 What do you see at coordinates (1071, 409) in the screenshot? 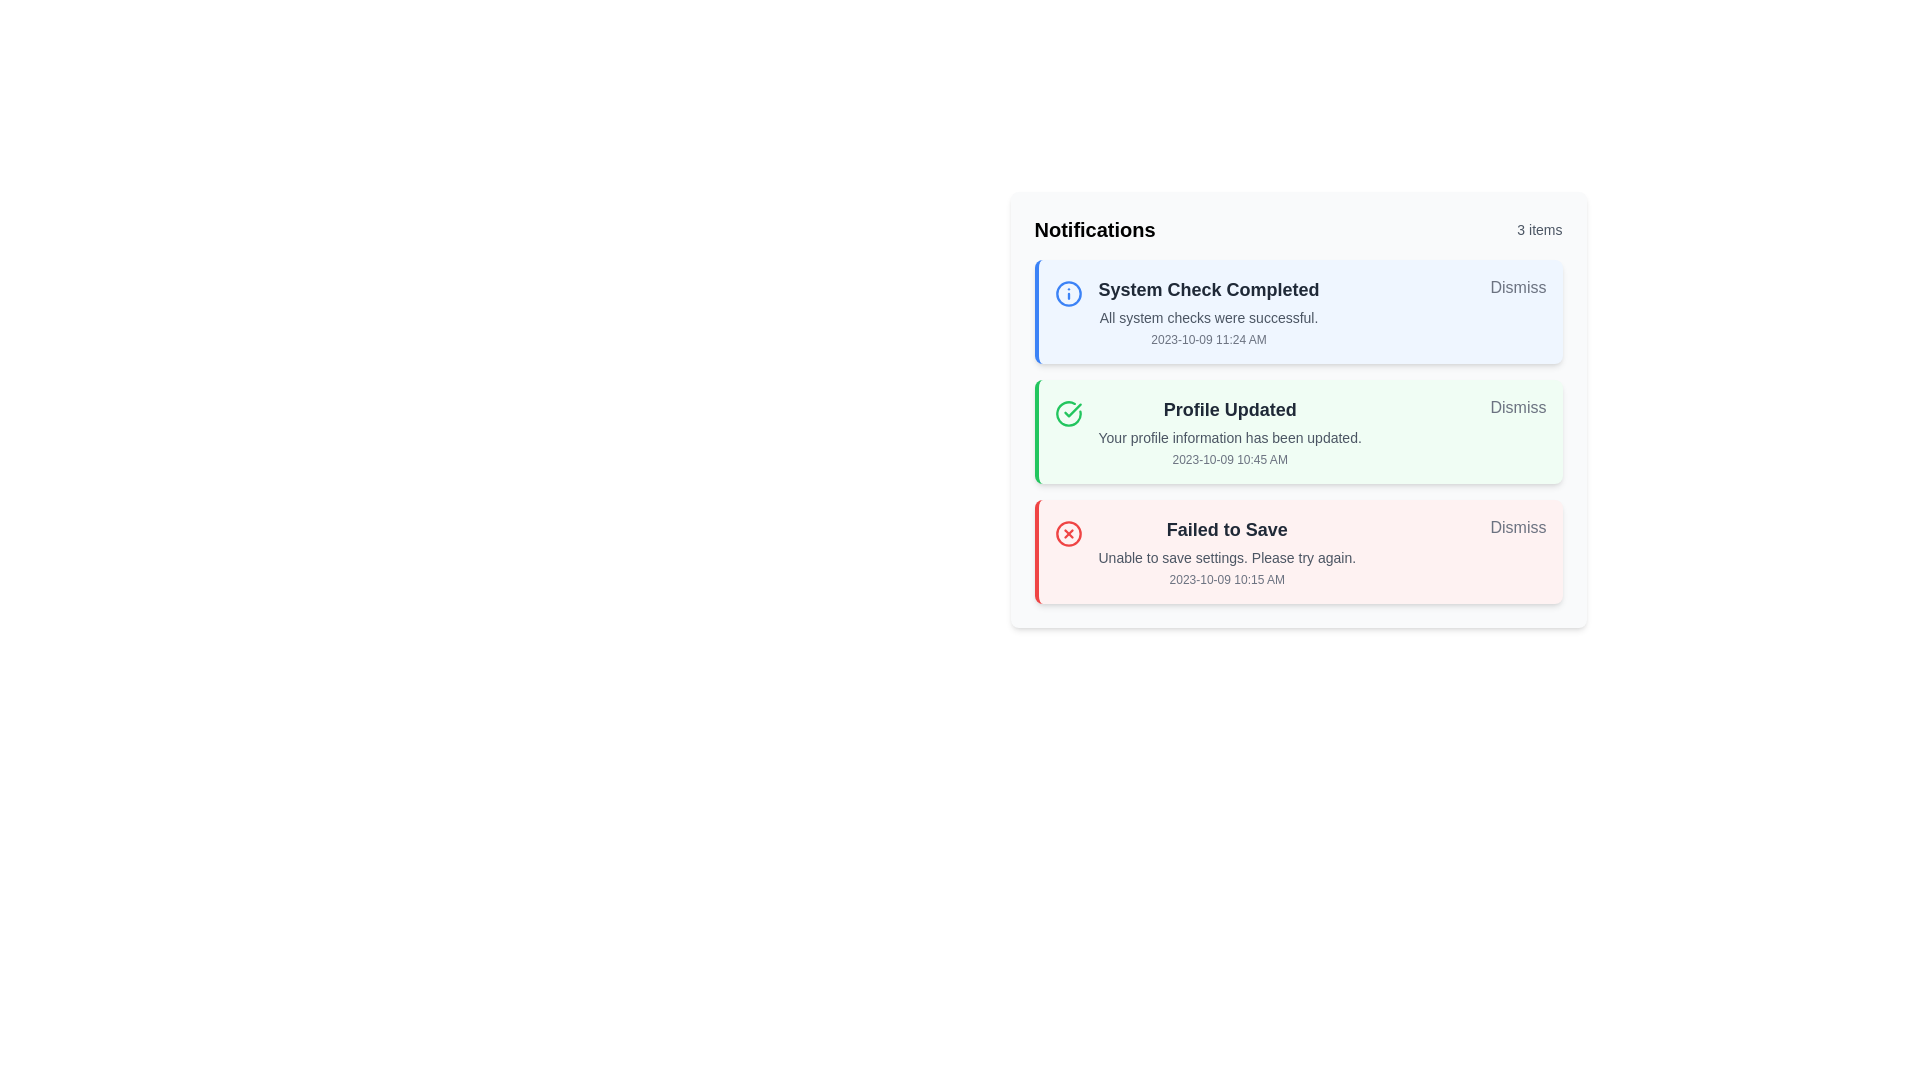
I see `the small check mark icon within the green-styled 'Profile Updated' notification panel, located to the left of the text content` at bounding box center [1071, 409].